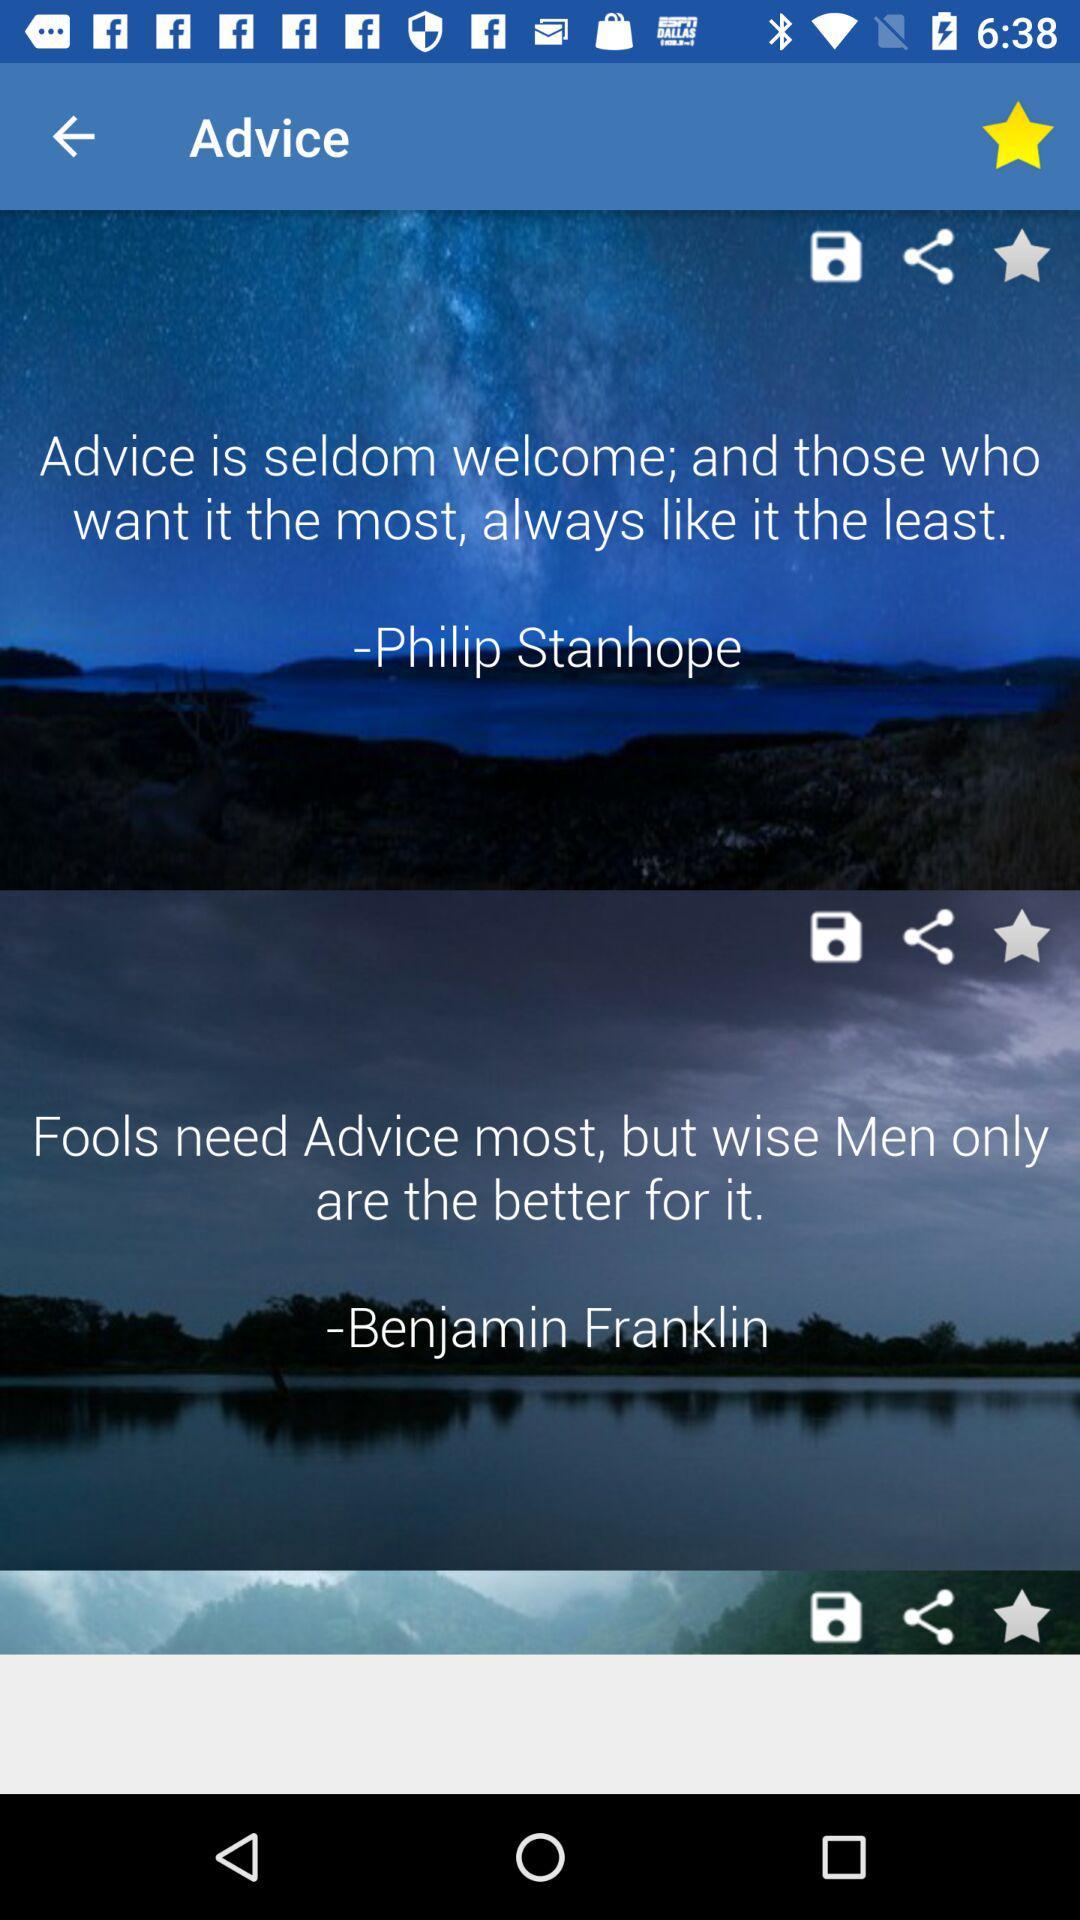  I want to click on item to the left of advice icon, so click(72, 135).